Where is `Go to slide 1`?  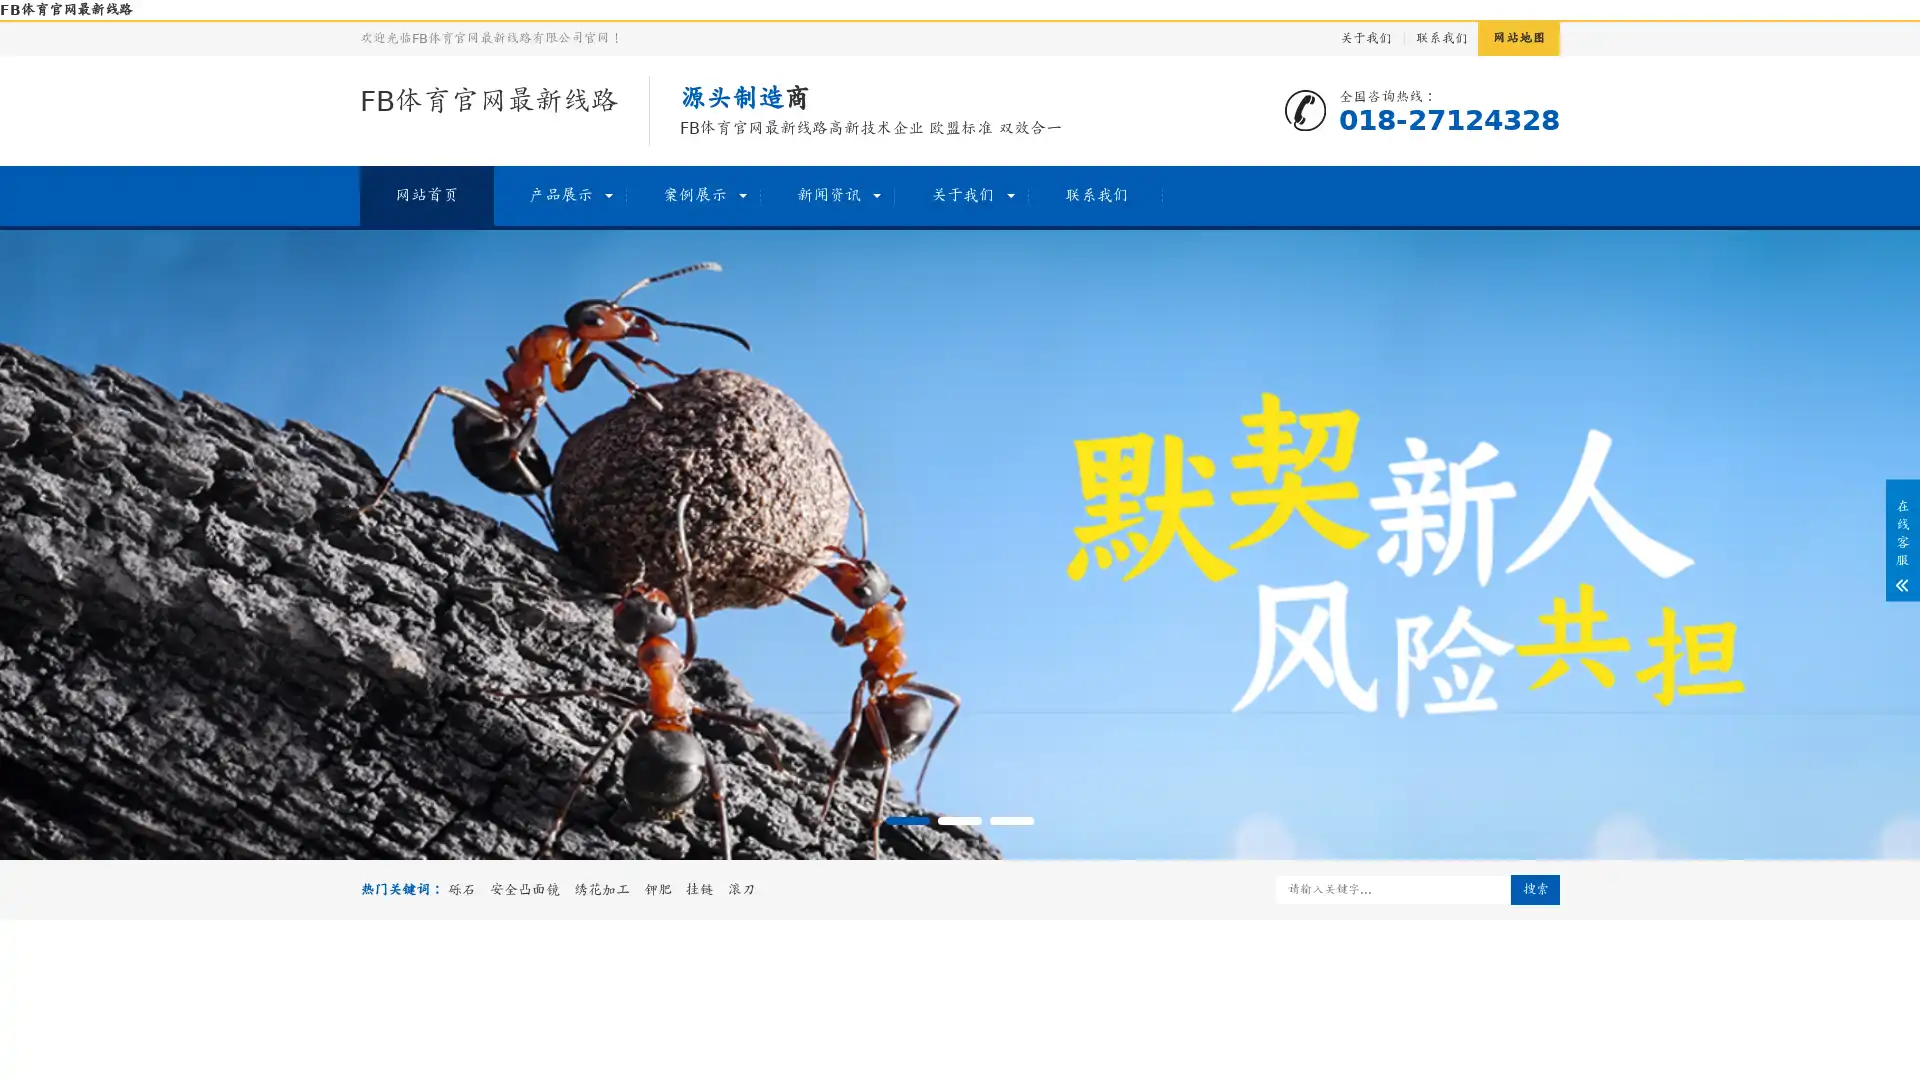 Go to slide 1 is located at coordinates (906, 821).